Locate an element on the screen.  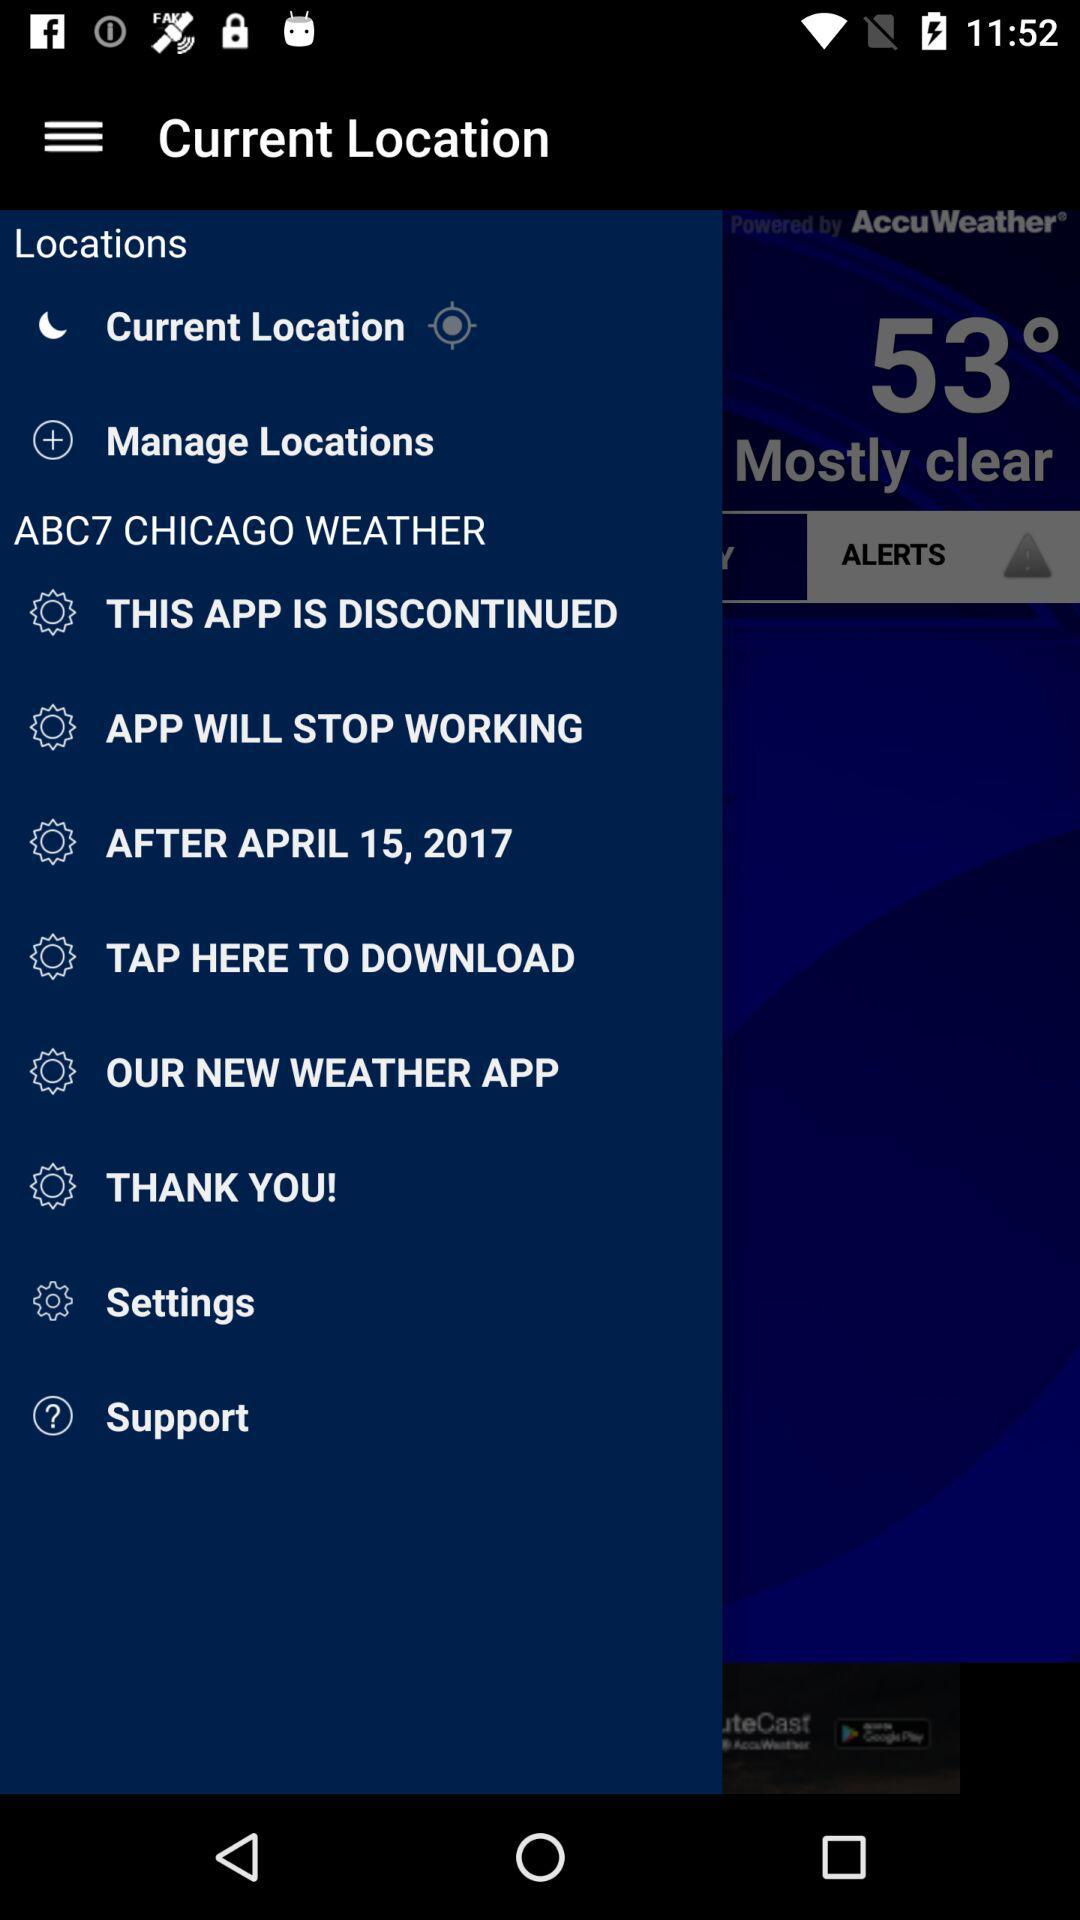
the menu icon is located at coordinates (72, 135).